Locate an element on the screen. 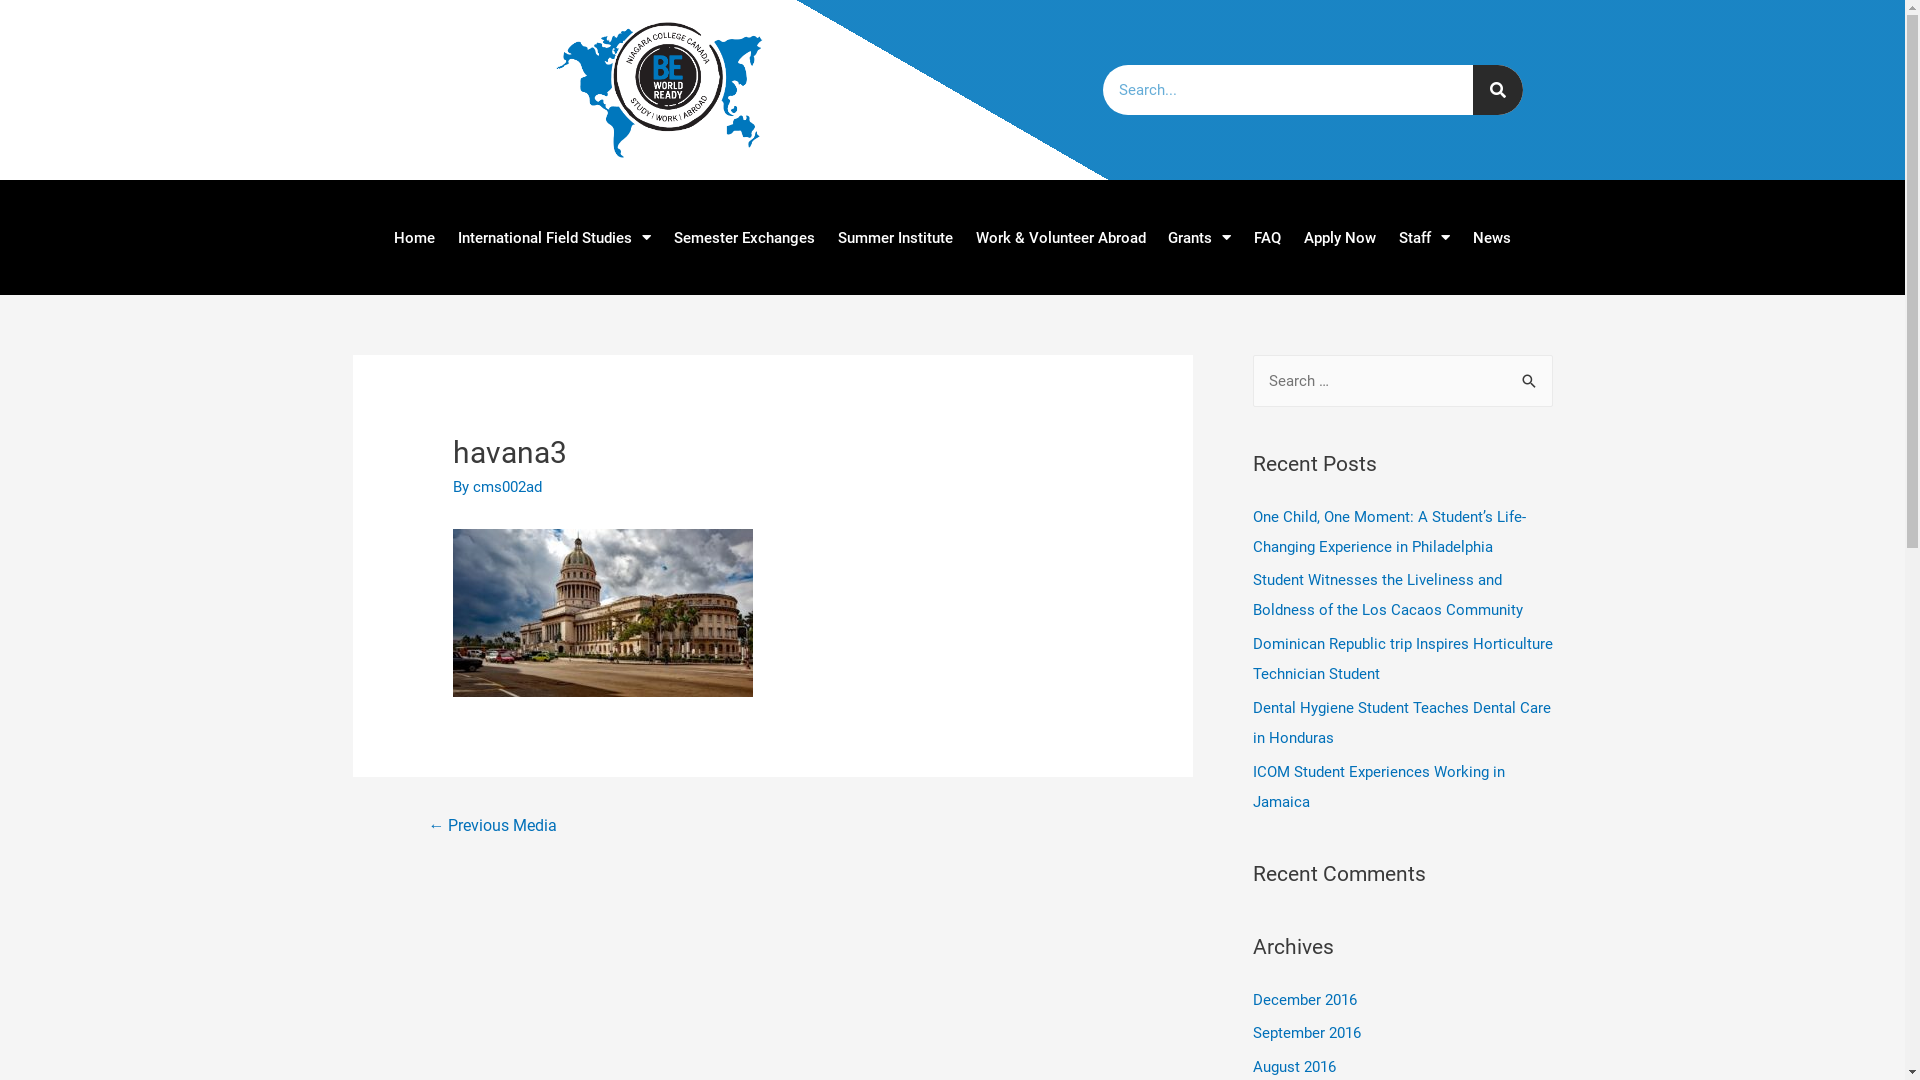 The height and width of the screenshot is (1080, 1920). 'December 2016' is located at coordinates (1304, 999).